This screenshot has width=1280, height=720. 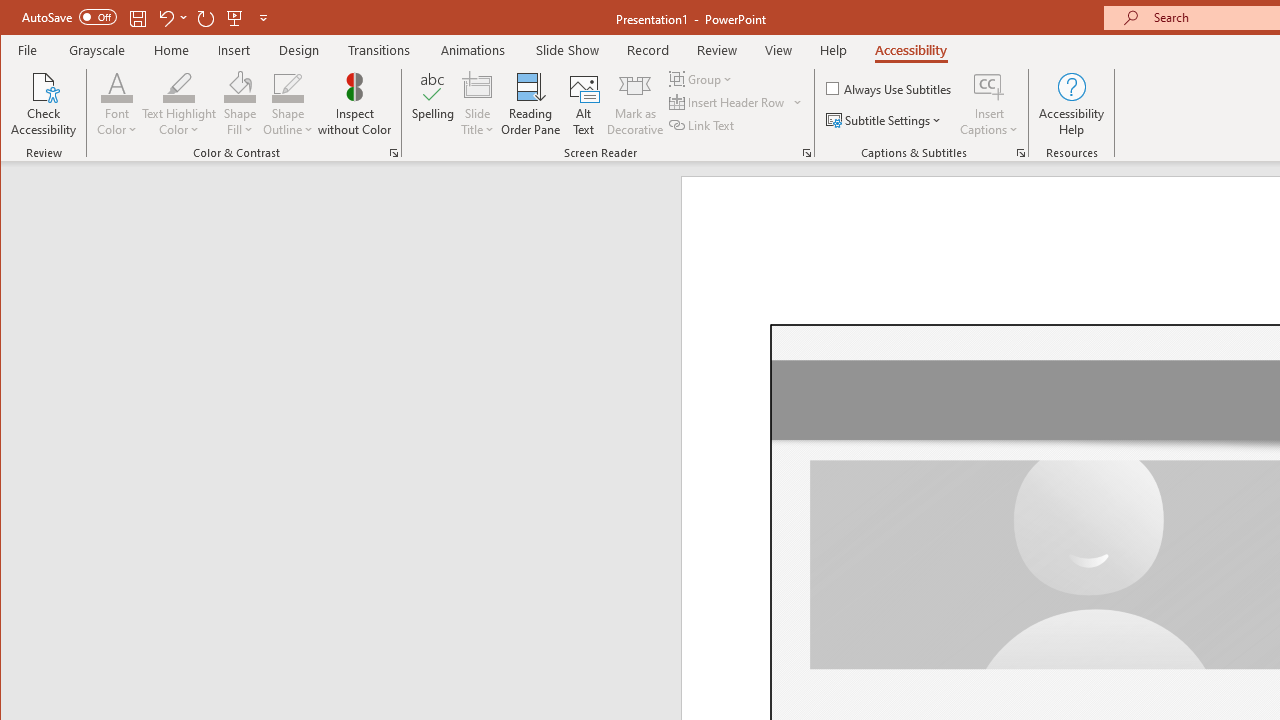 What do you see at coordinates (240, 104) in the screenshot?
I see `'Shape Fill'` at bounding box center [240, 104].